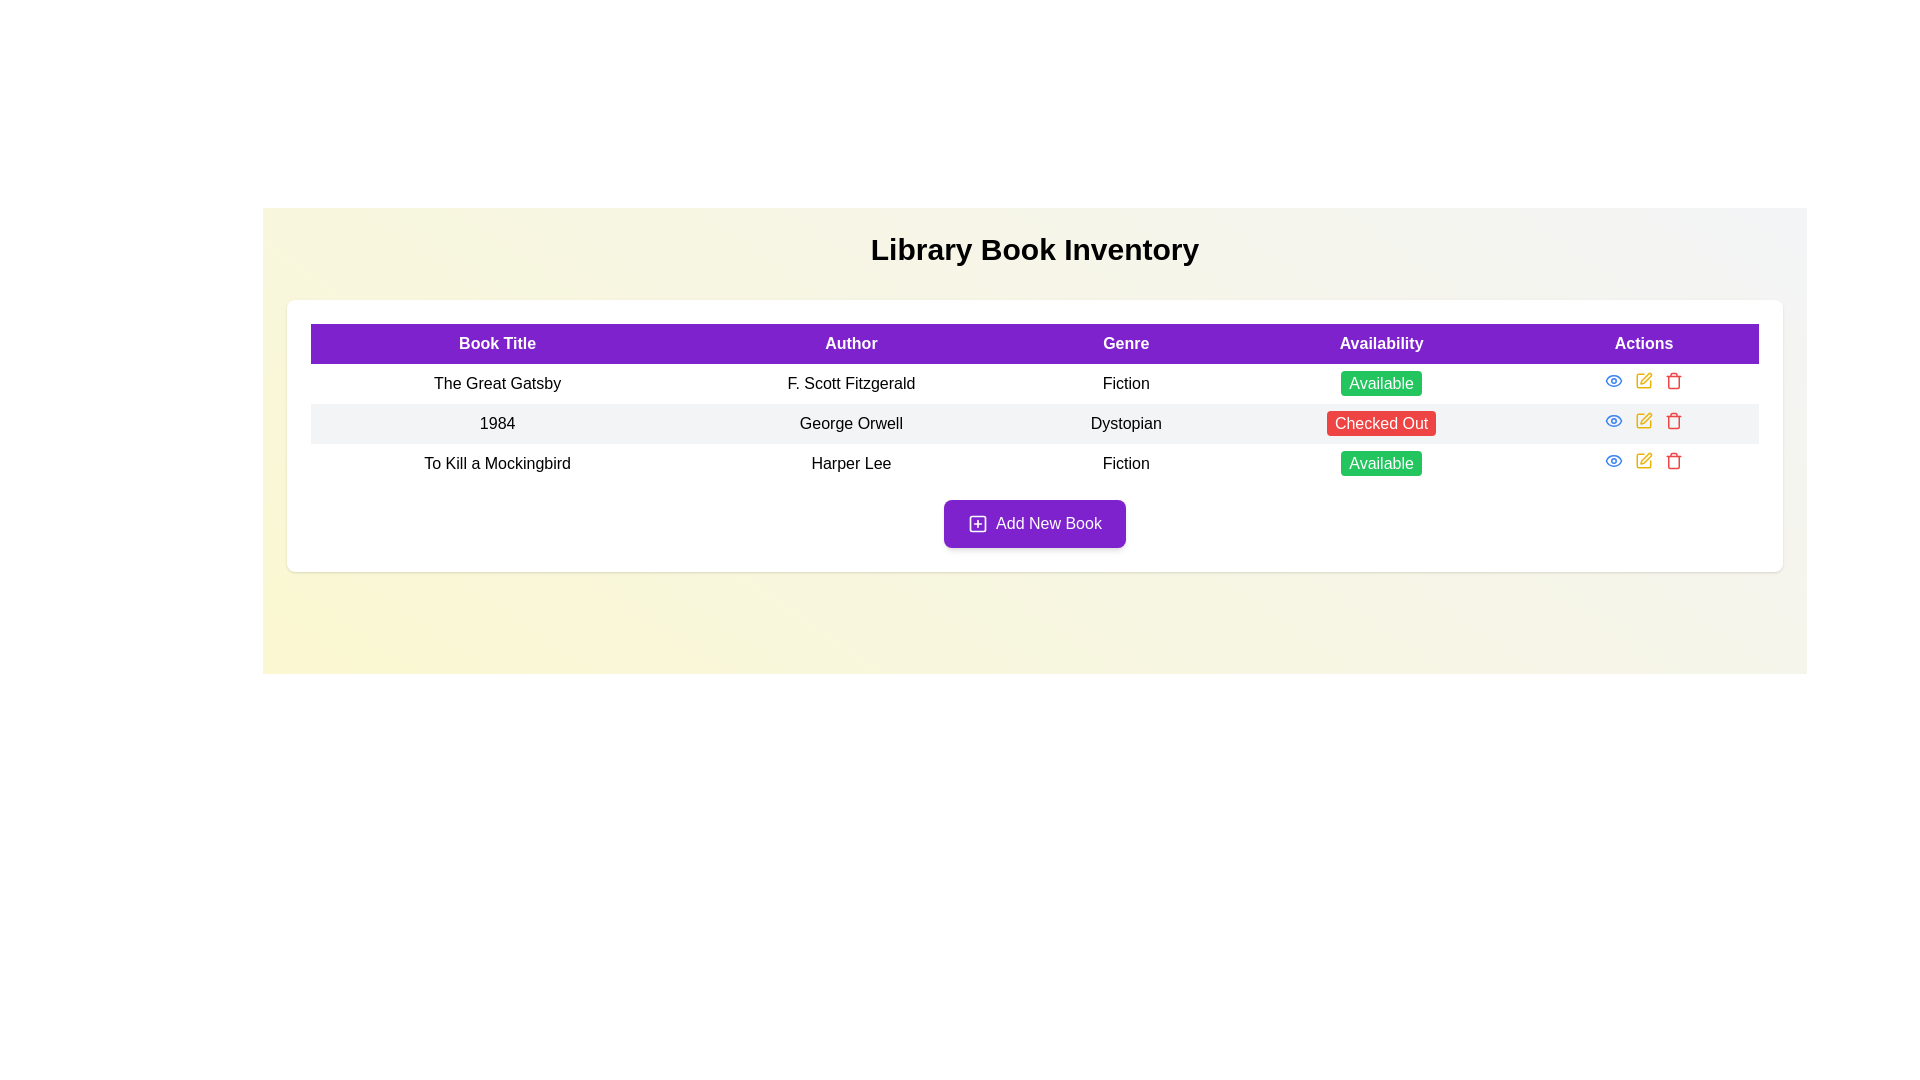 This screenshot has width=1920, height=1080. I want to click on the centrally located button for adding a new book entry, so click(1035, 523).